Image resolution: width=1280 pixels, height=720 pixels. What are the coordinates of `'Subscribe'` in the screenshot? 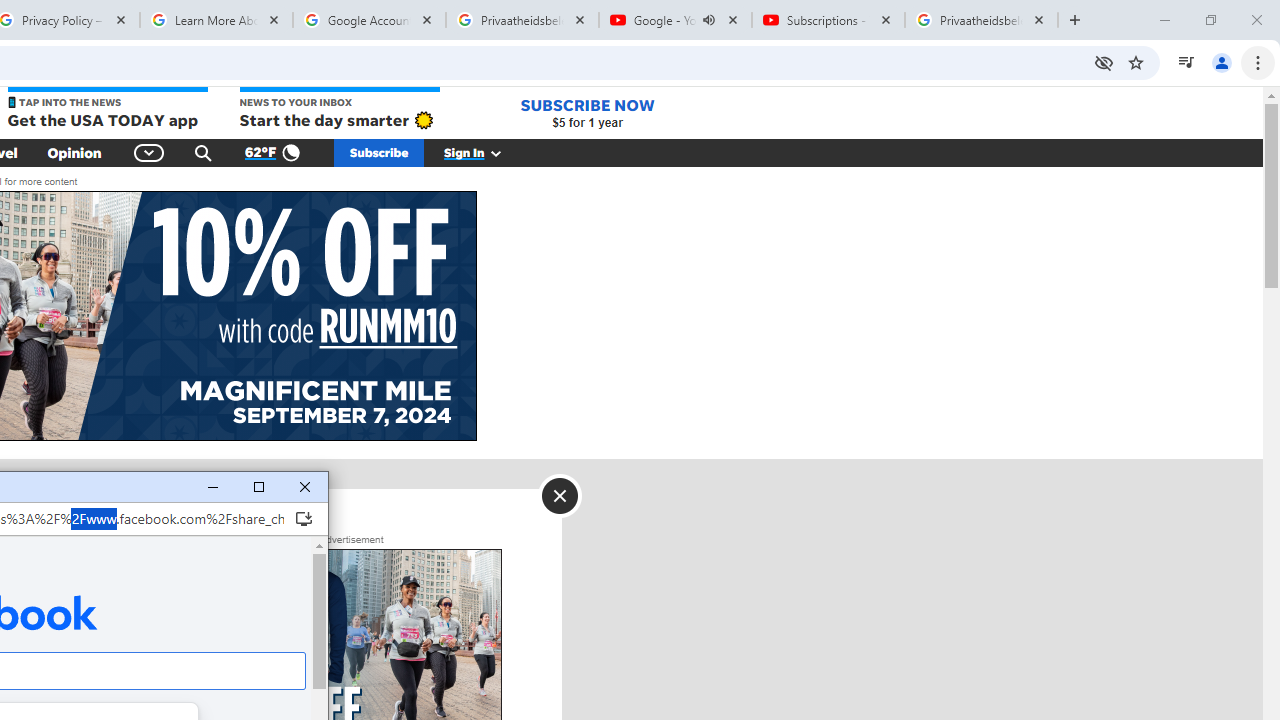 It's located at (379, 152).